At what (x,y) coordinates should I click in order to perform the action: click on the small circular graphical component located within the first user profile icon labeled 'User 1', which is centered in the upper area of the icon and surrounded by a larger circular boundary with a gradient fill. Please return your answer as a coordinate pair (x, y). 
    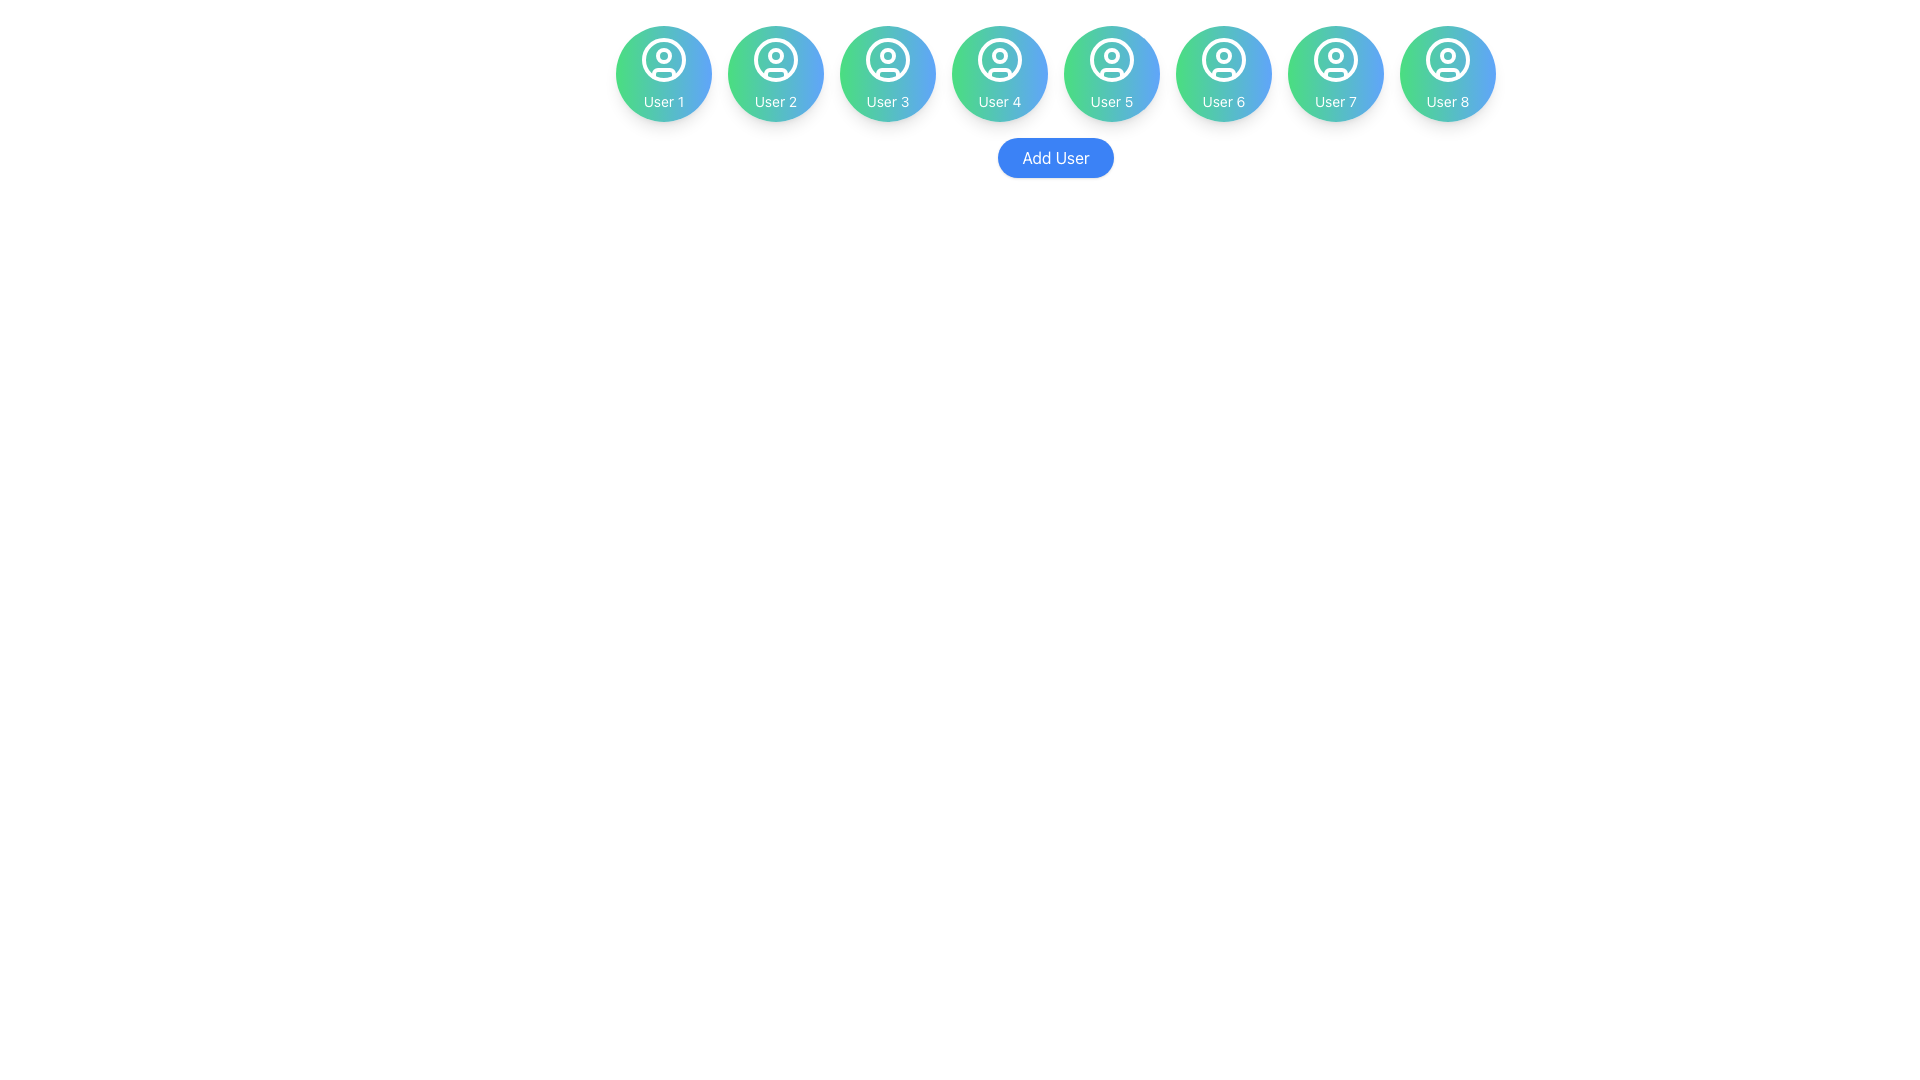
    Looking at the image, I should click on (663, 55).